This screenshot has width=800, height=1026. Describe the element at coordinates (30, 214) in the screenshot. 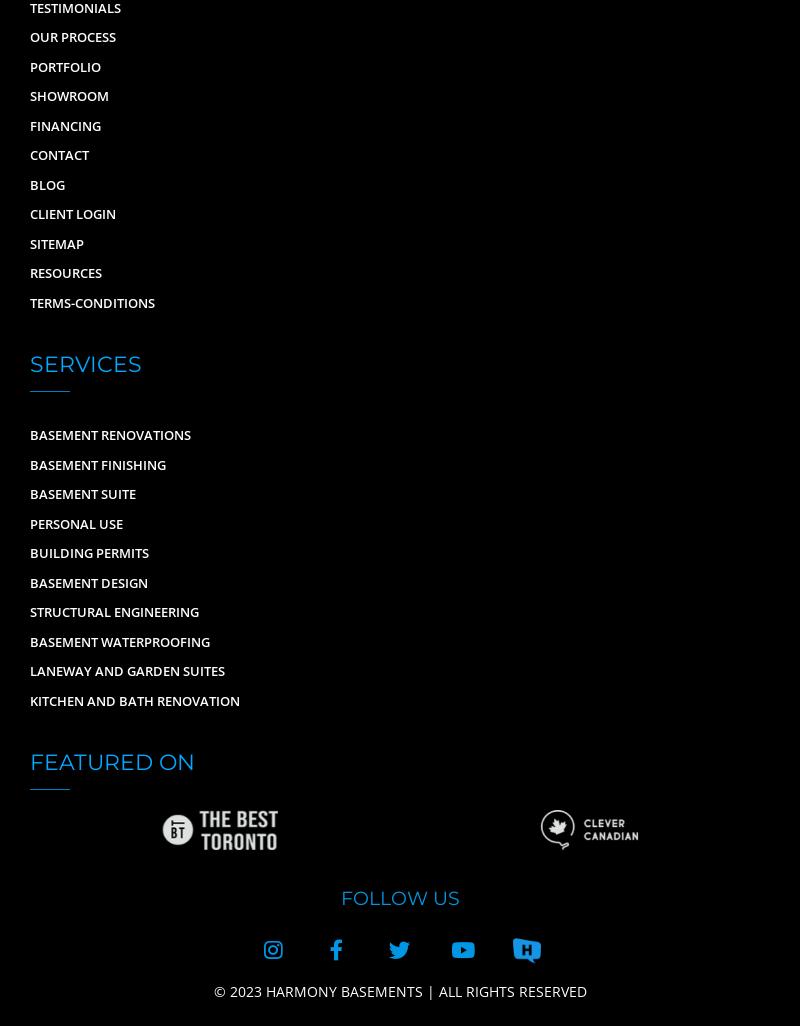

I see `'Client login'` at that location.